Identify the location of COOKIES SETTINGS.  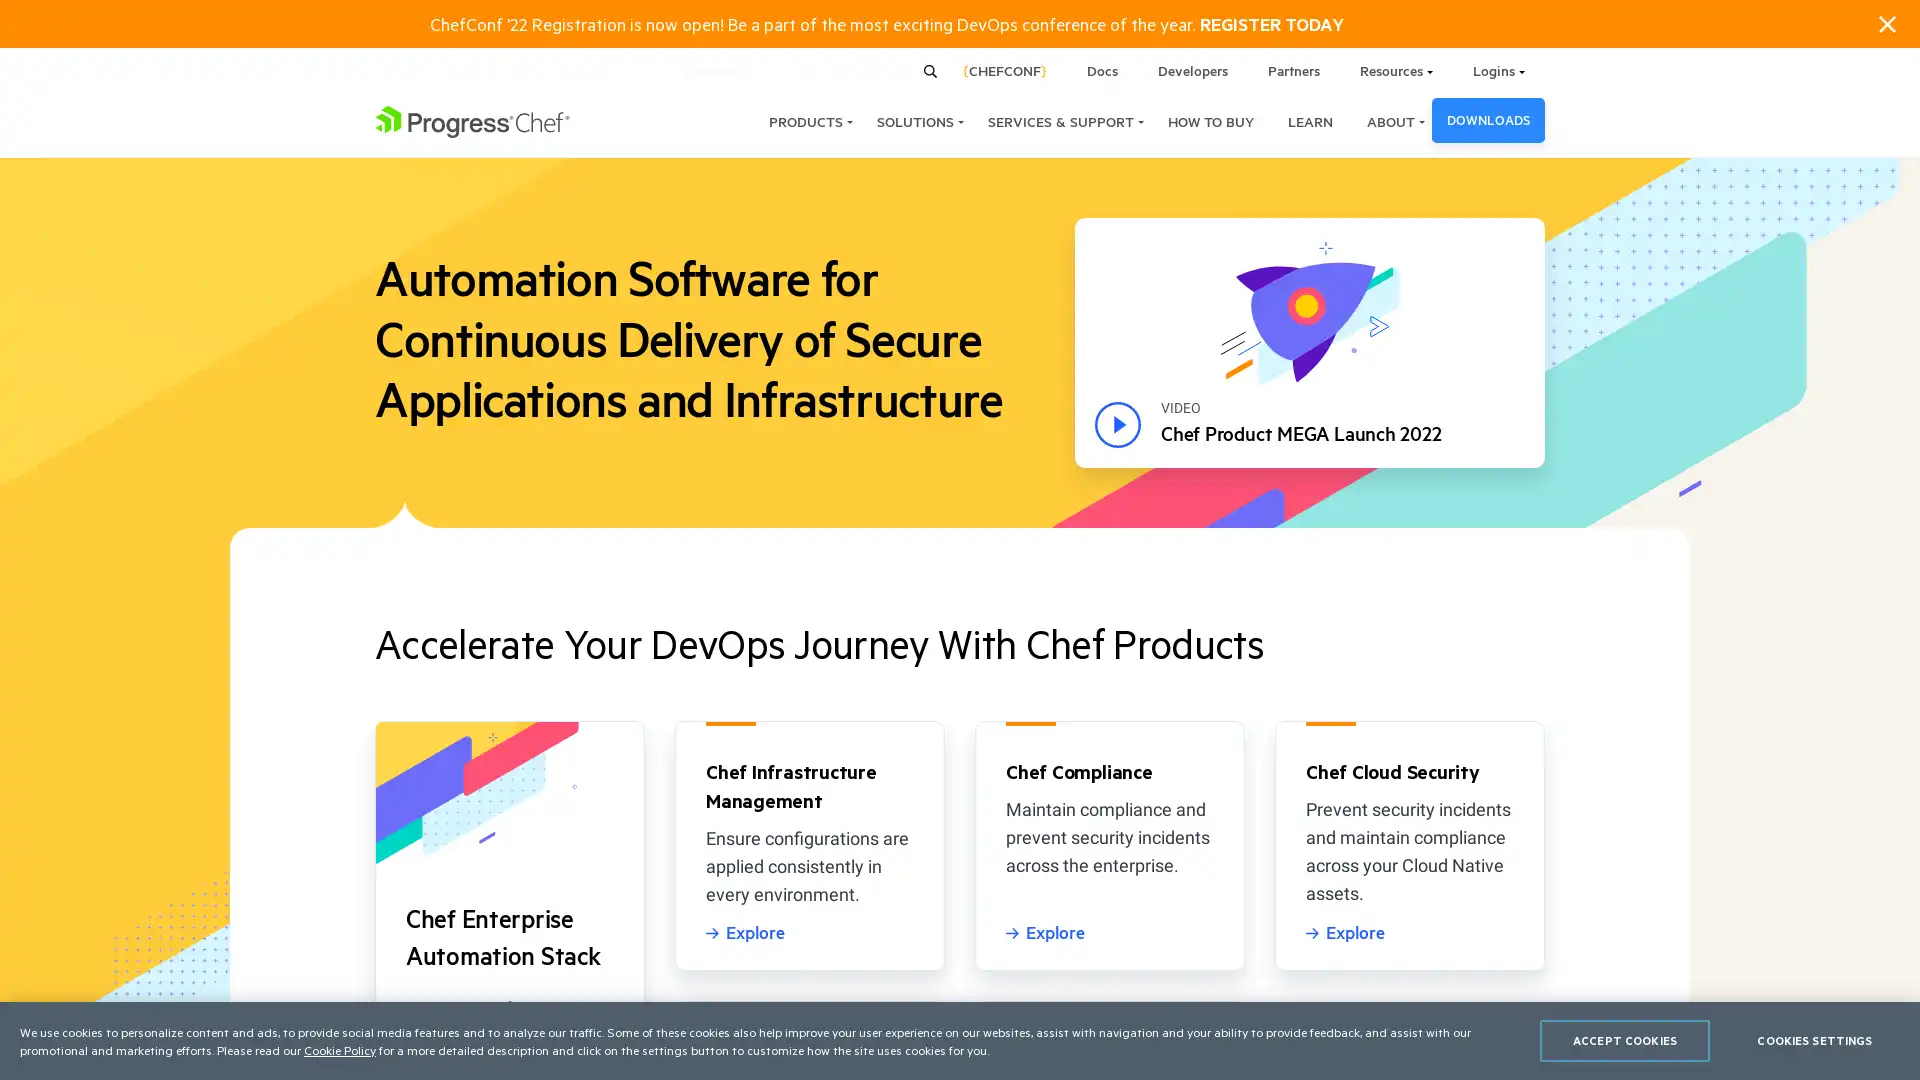
(1814, 1040).